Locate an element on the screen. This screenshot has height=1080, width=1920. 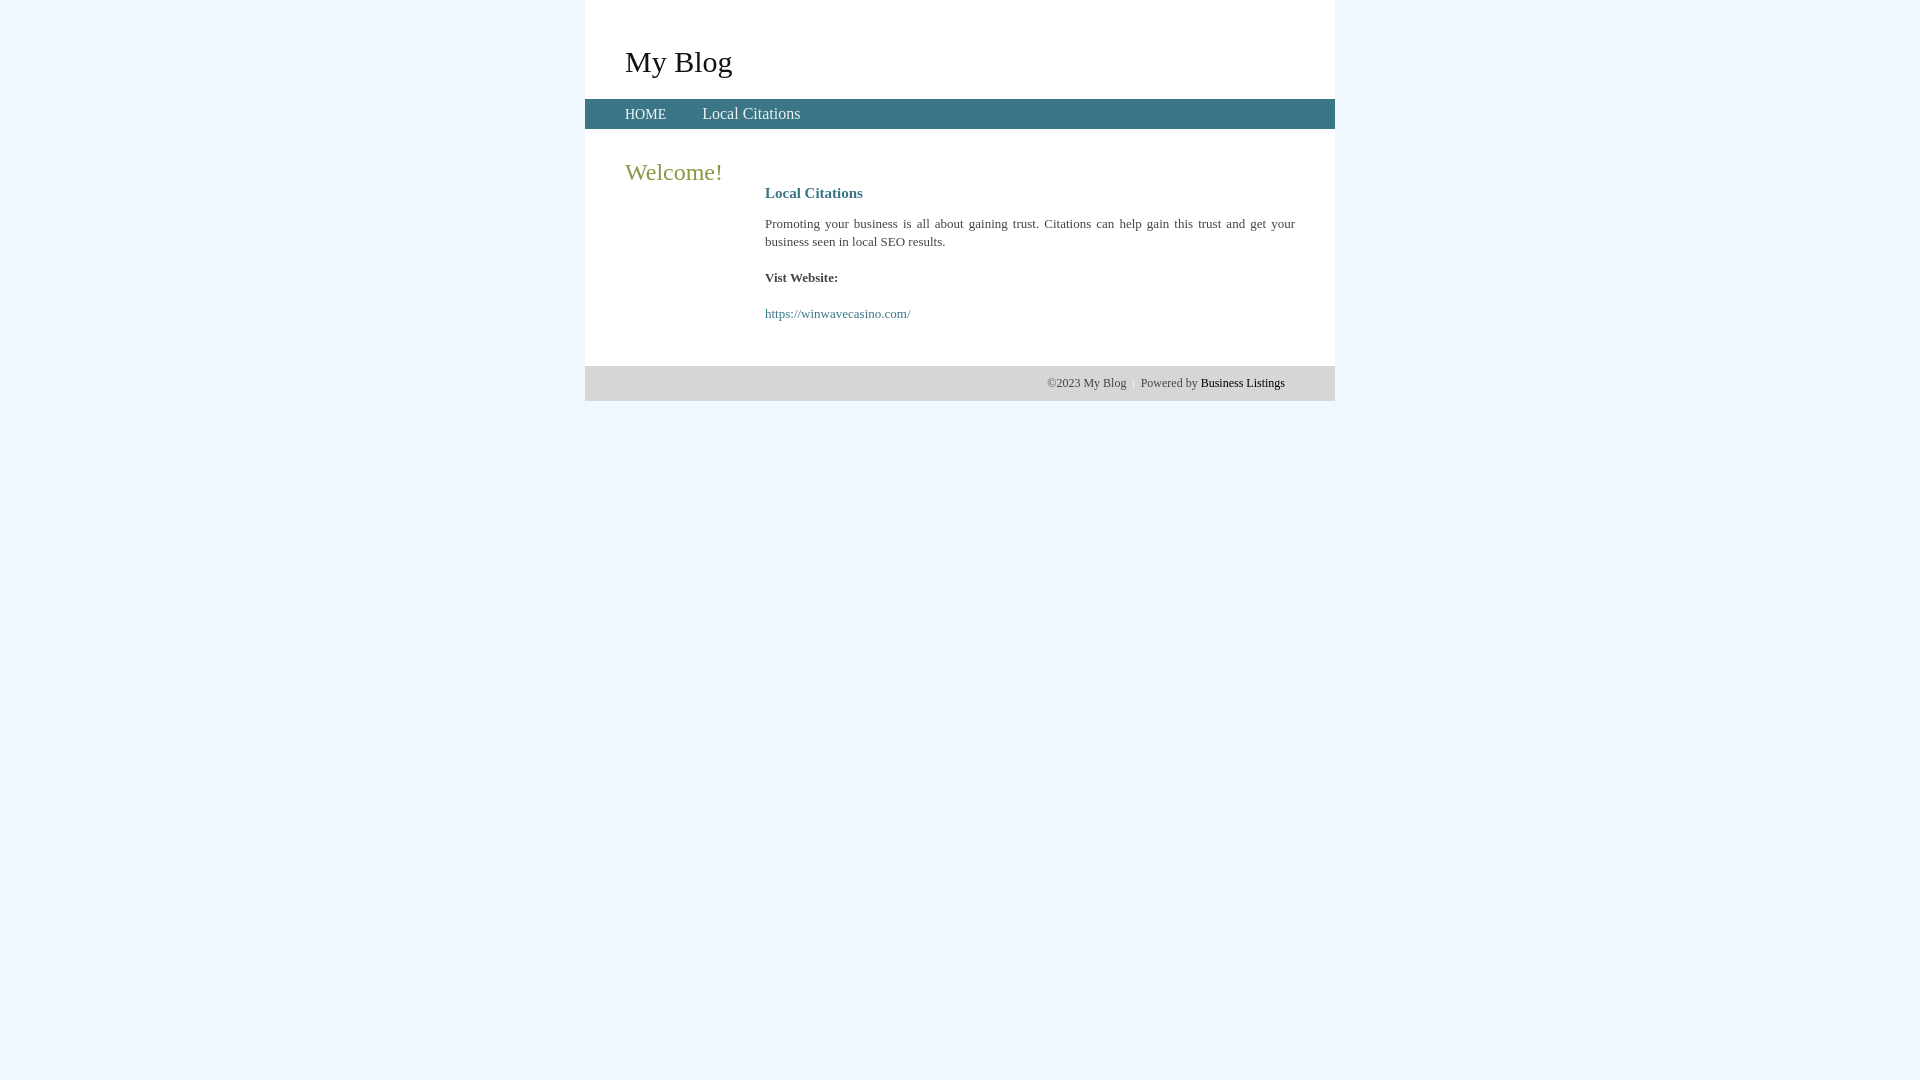
'Local Citations' is located at coordinates (749, 113).